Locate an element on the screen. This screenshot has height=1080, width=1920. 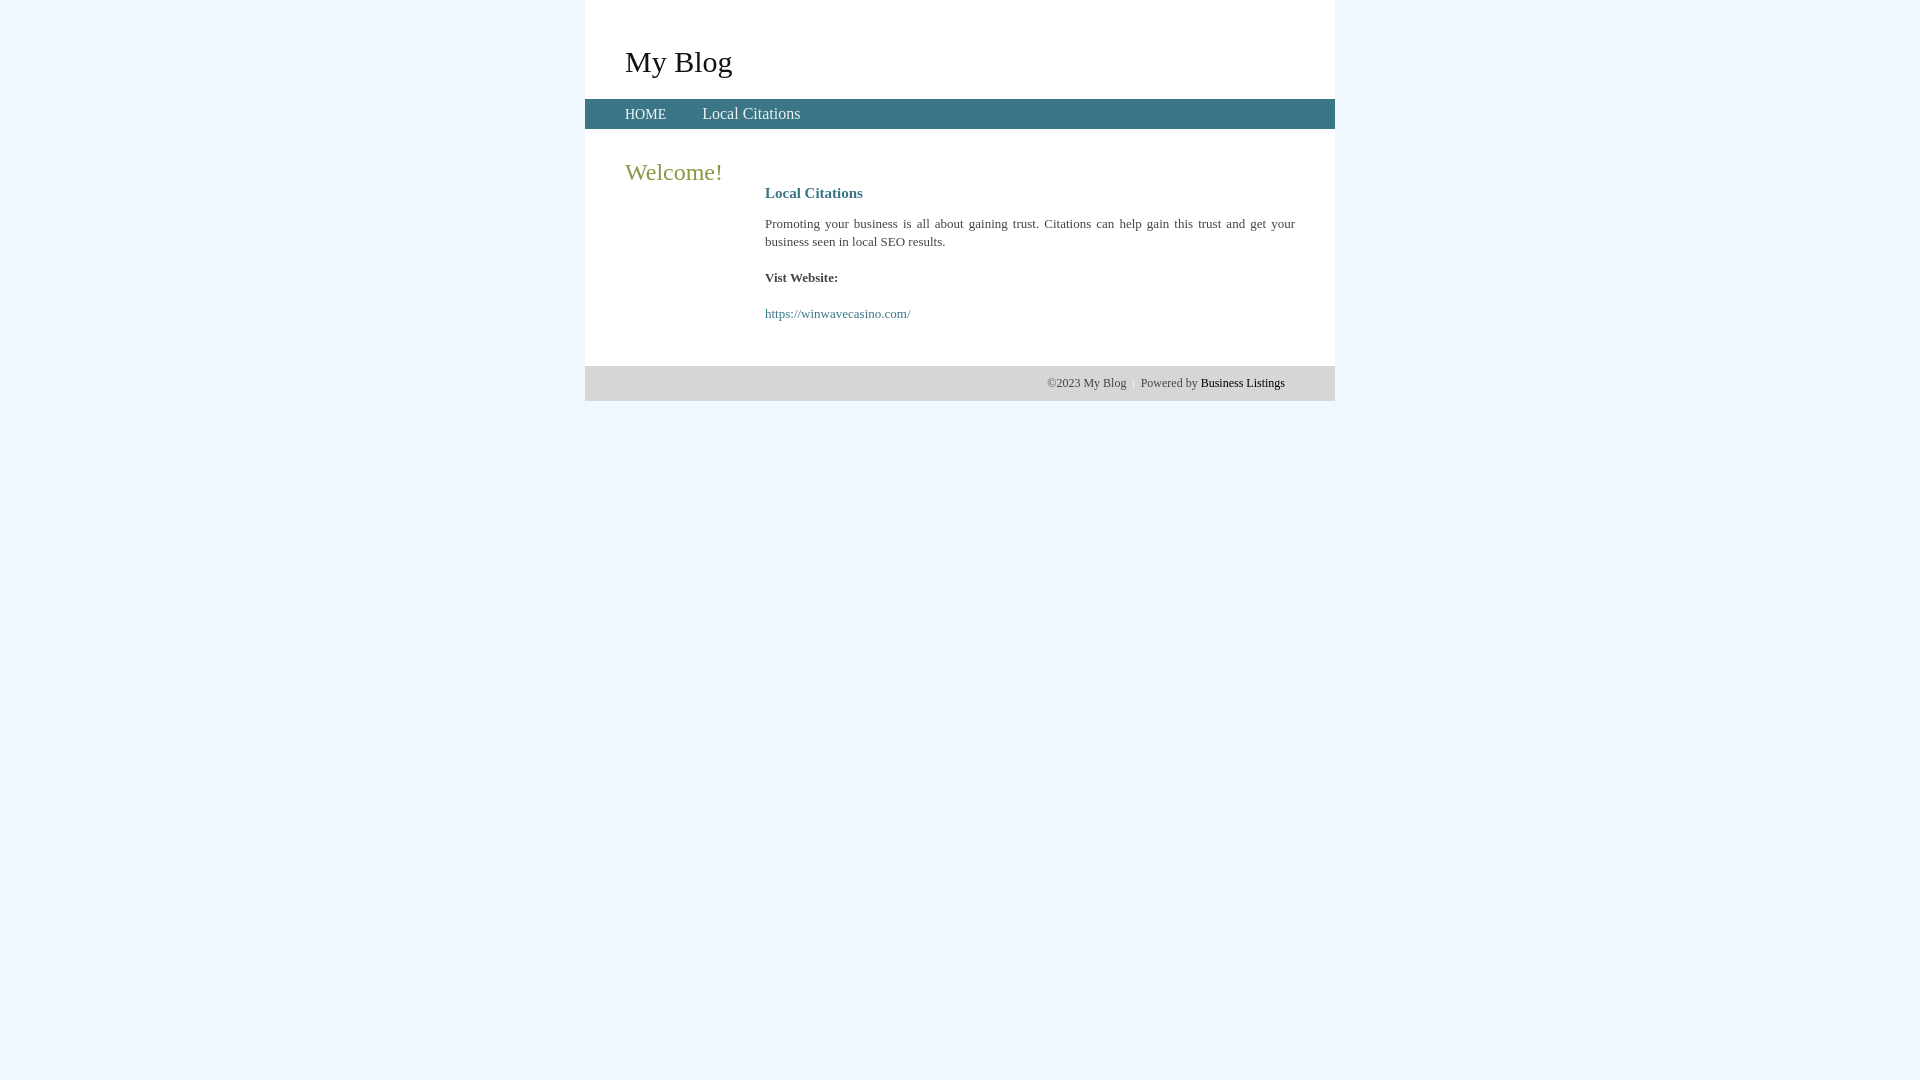
'Local Citations' is located at coordinates (749, 113).